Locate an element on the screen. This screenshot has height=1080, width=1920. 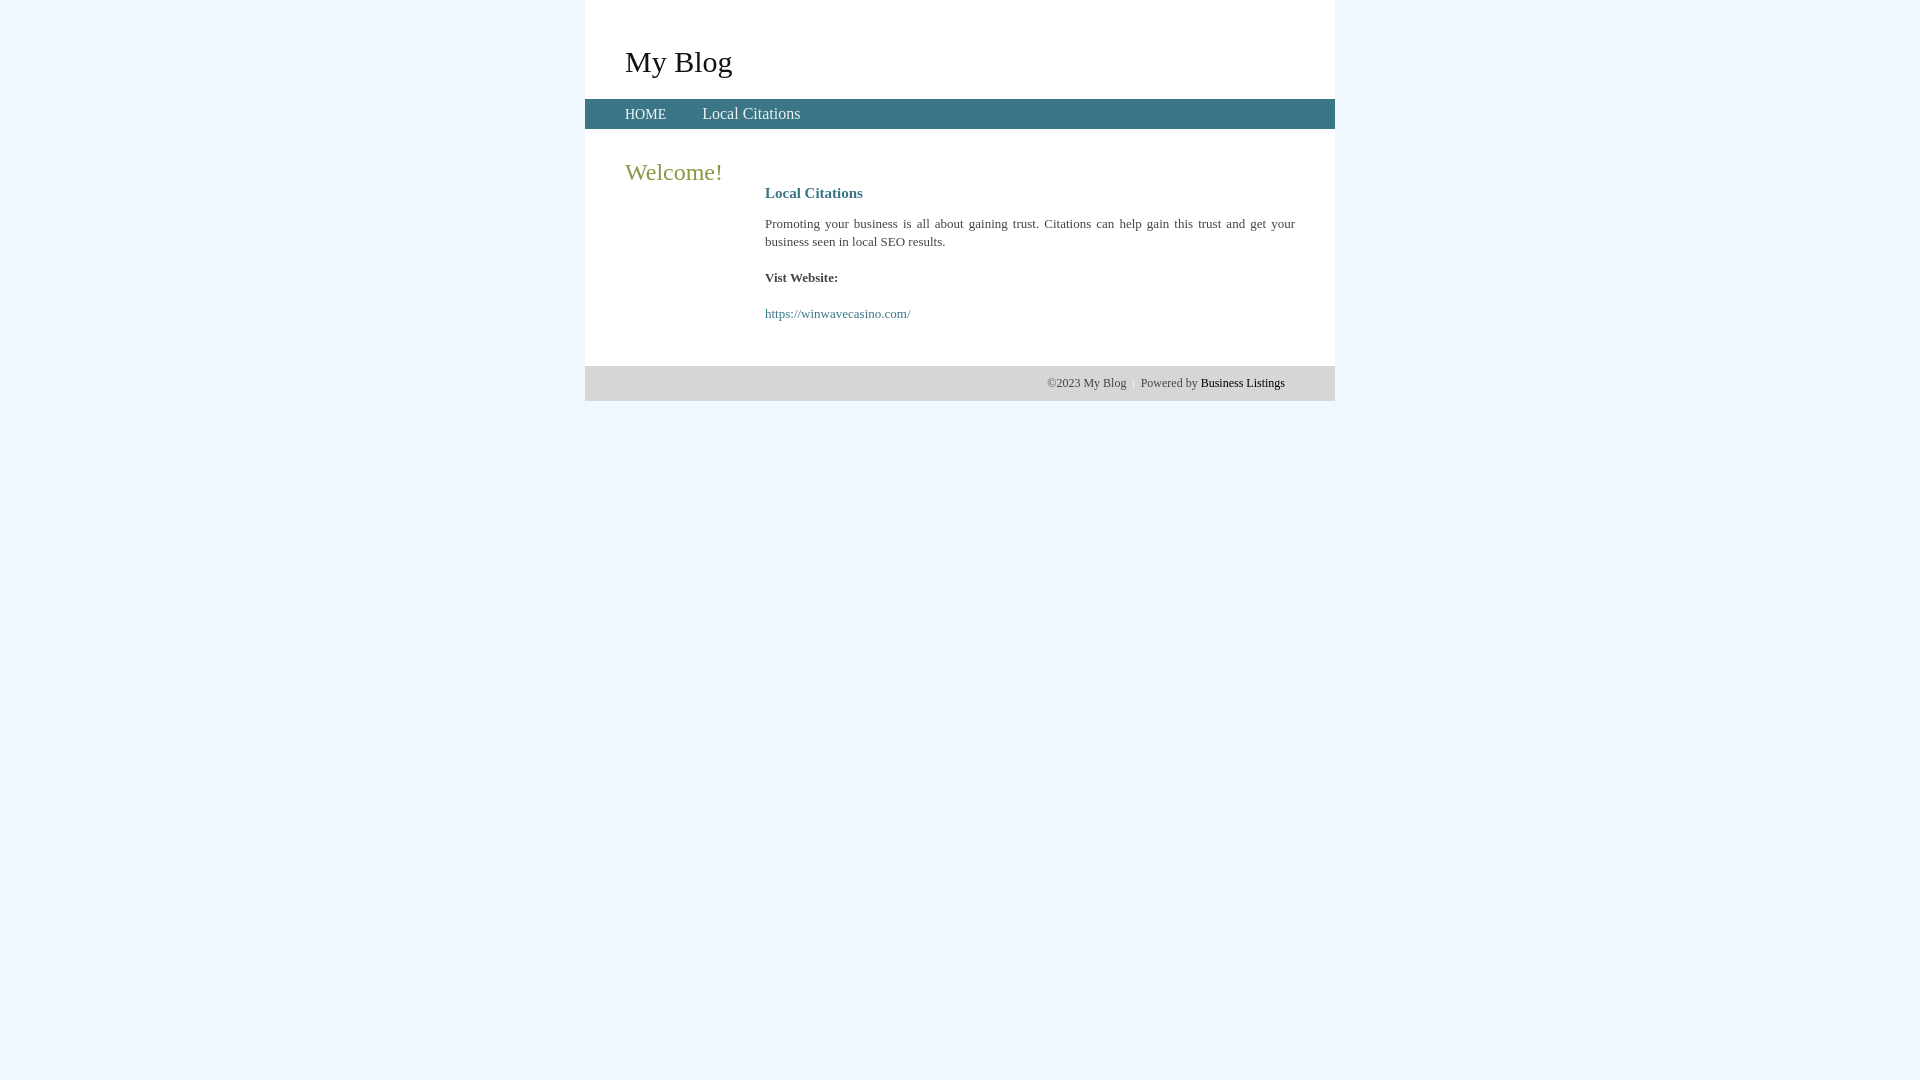
'Local Citations' is located at coordinates (749, 113).